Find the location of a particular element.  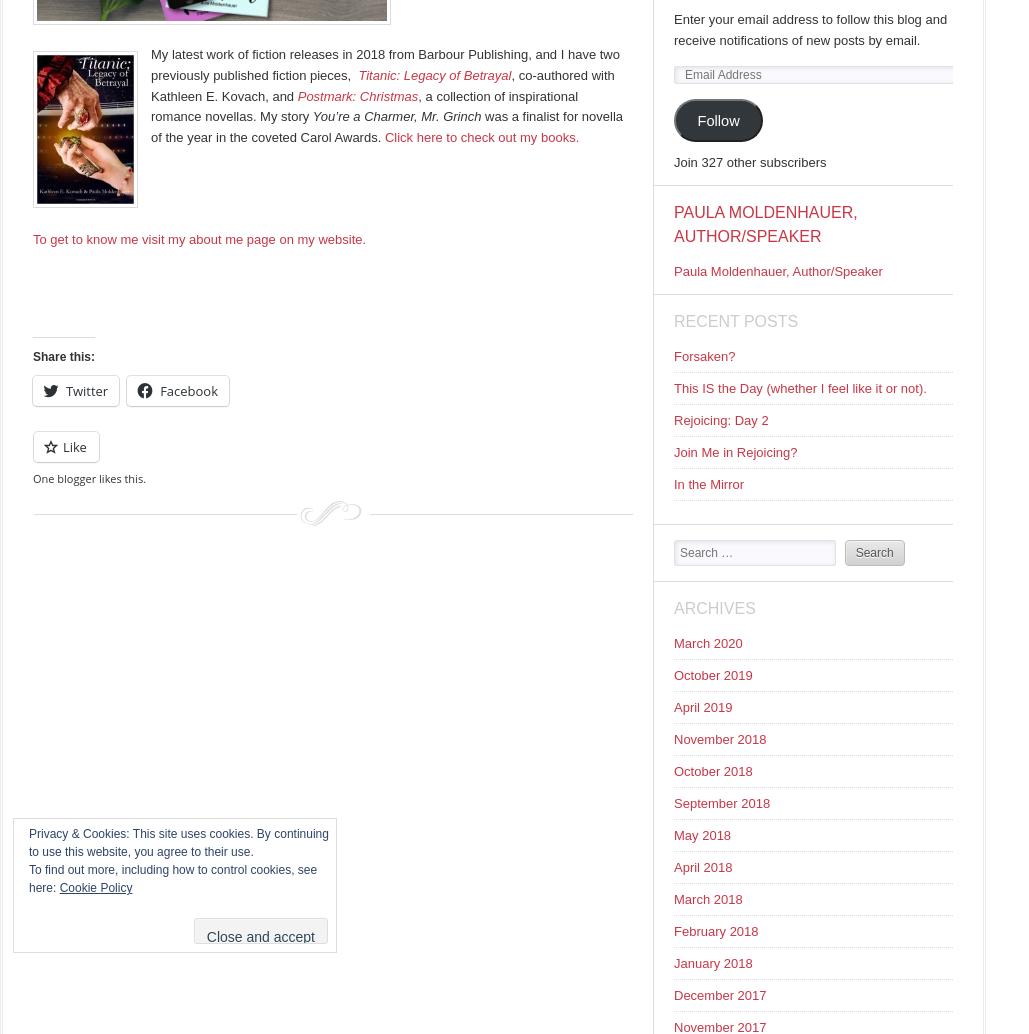

'February 2018' is located at coordinates (672, 930).